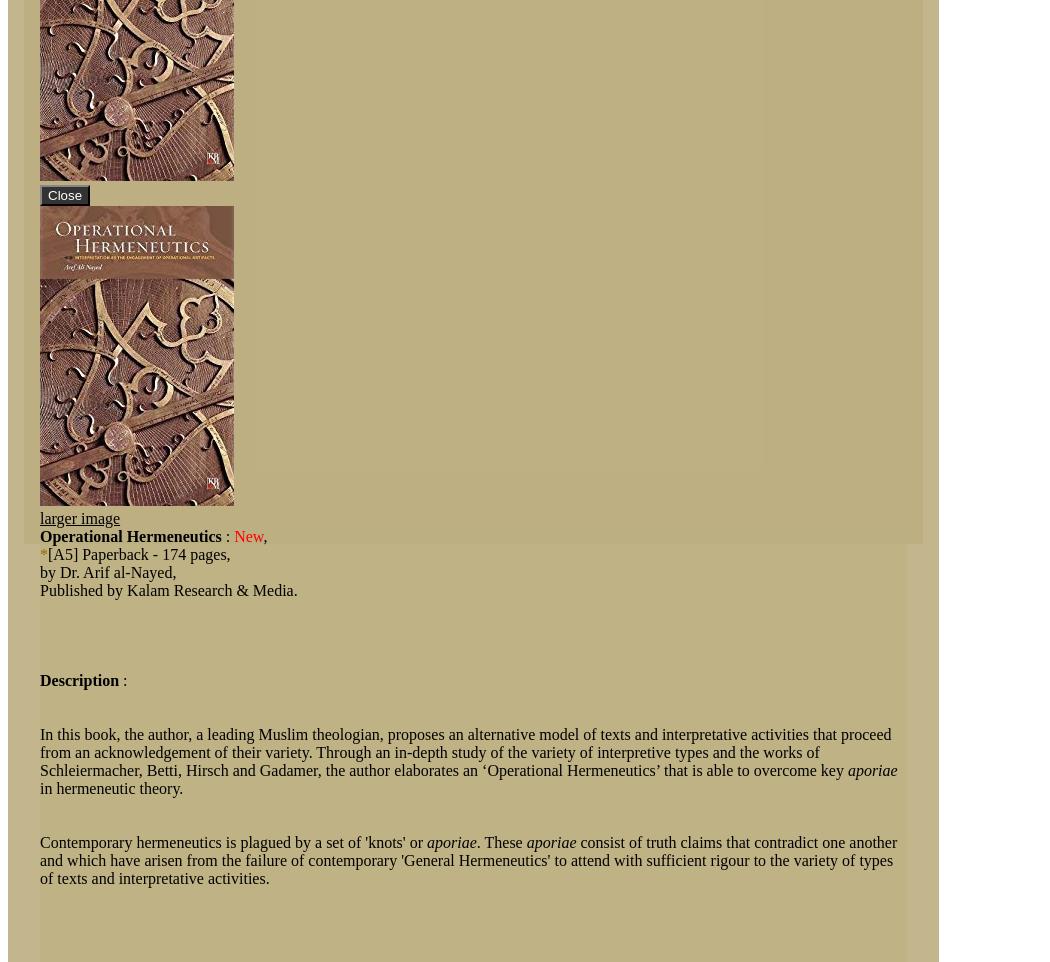 The width and height of the screenshot is (1050, 962). I want to click on 'Operational Hermeneutics', so click(129, 536).